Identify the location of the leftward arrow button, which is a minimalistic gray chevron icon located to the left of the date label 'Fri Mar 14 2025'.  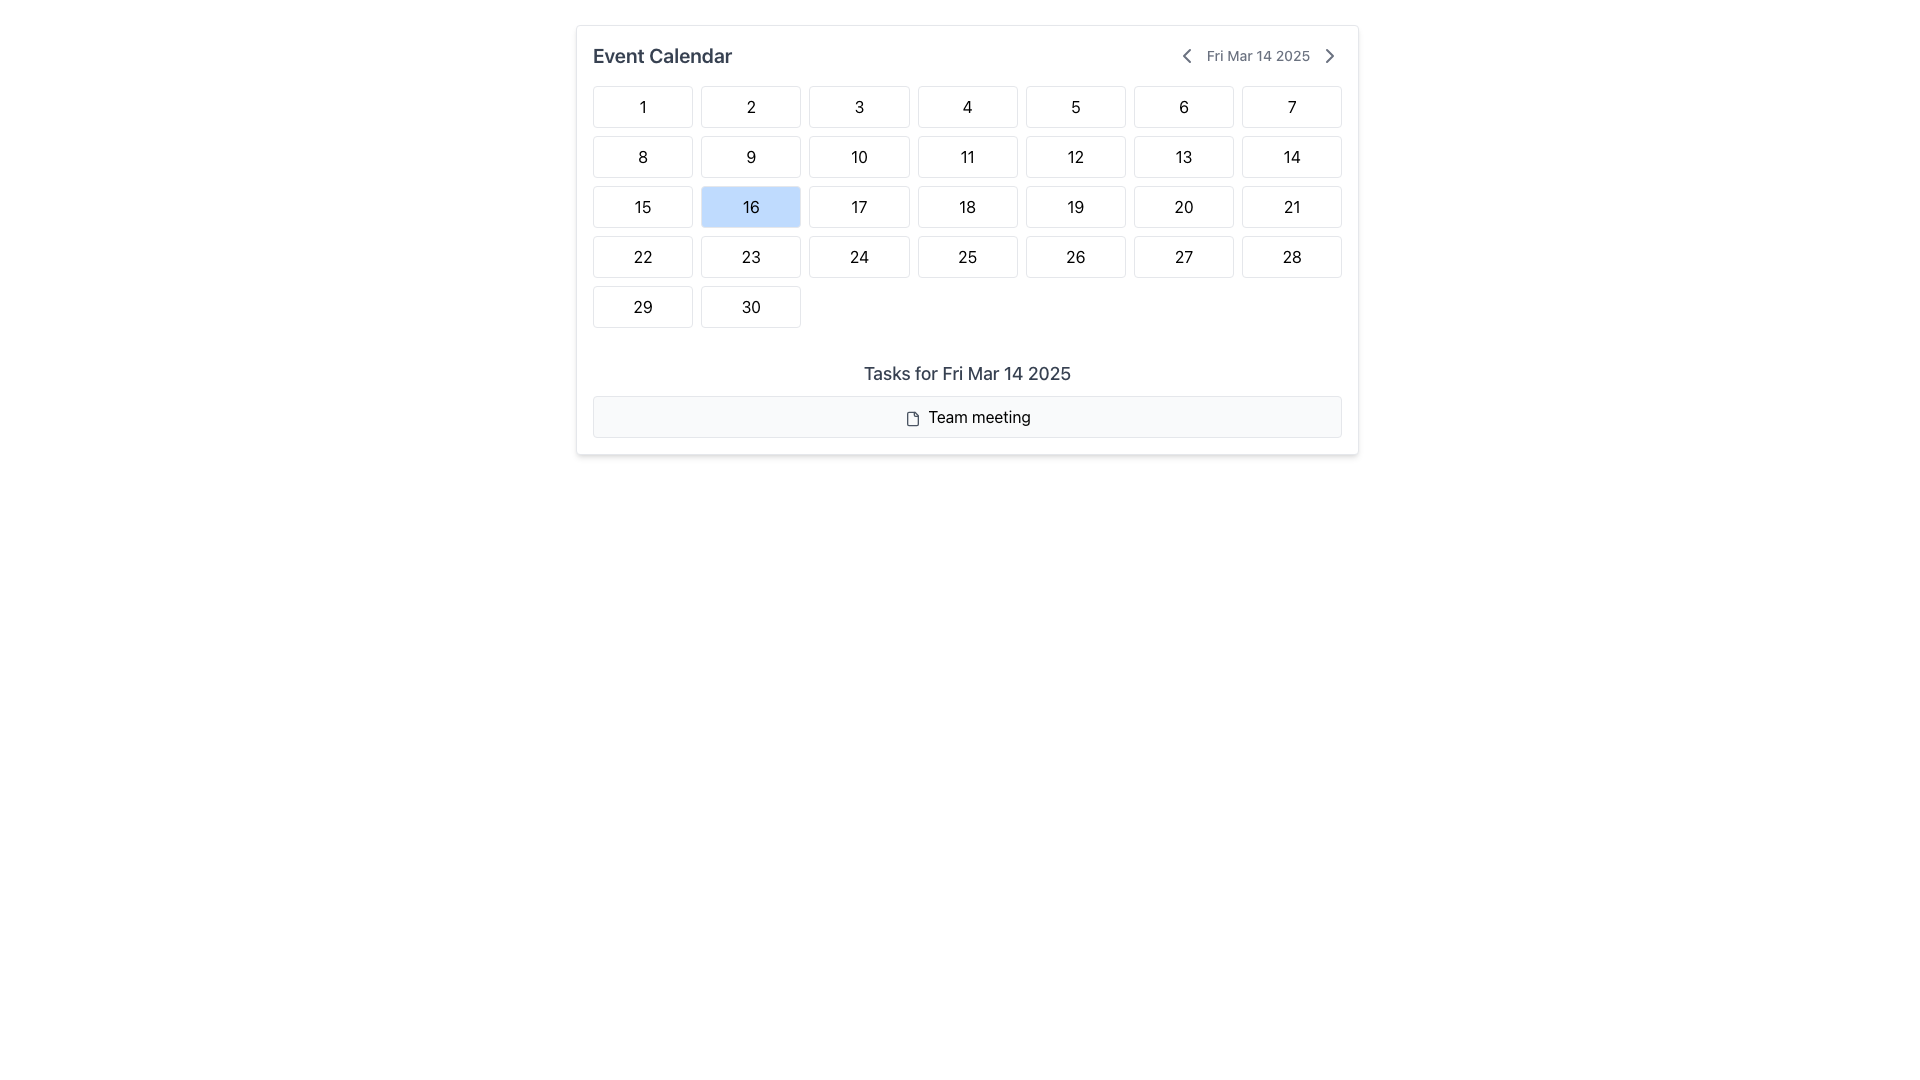
(1186, 55).